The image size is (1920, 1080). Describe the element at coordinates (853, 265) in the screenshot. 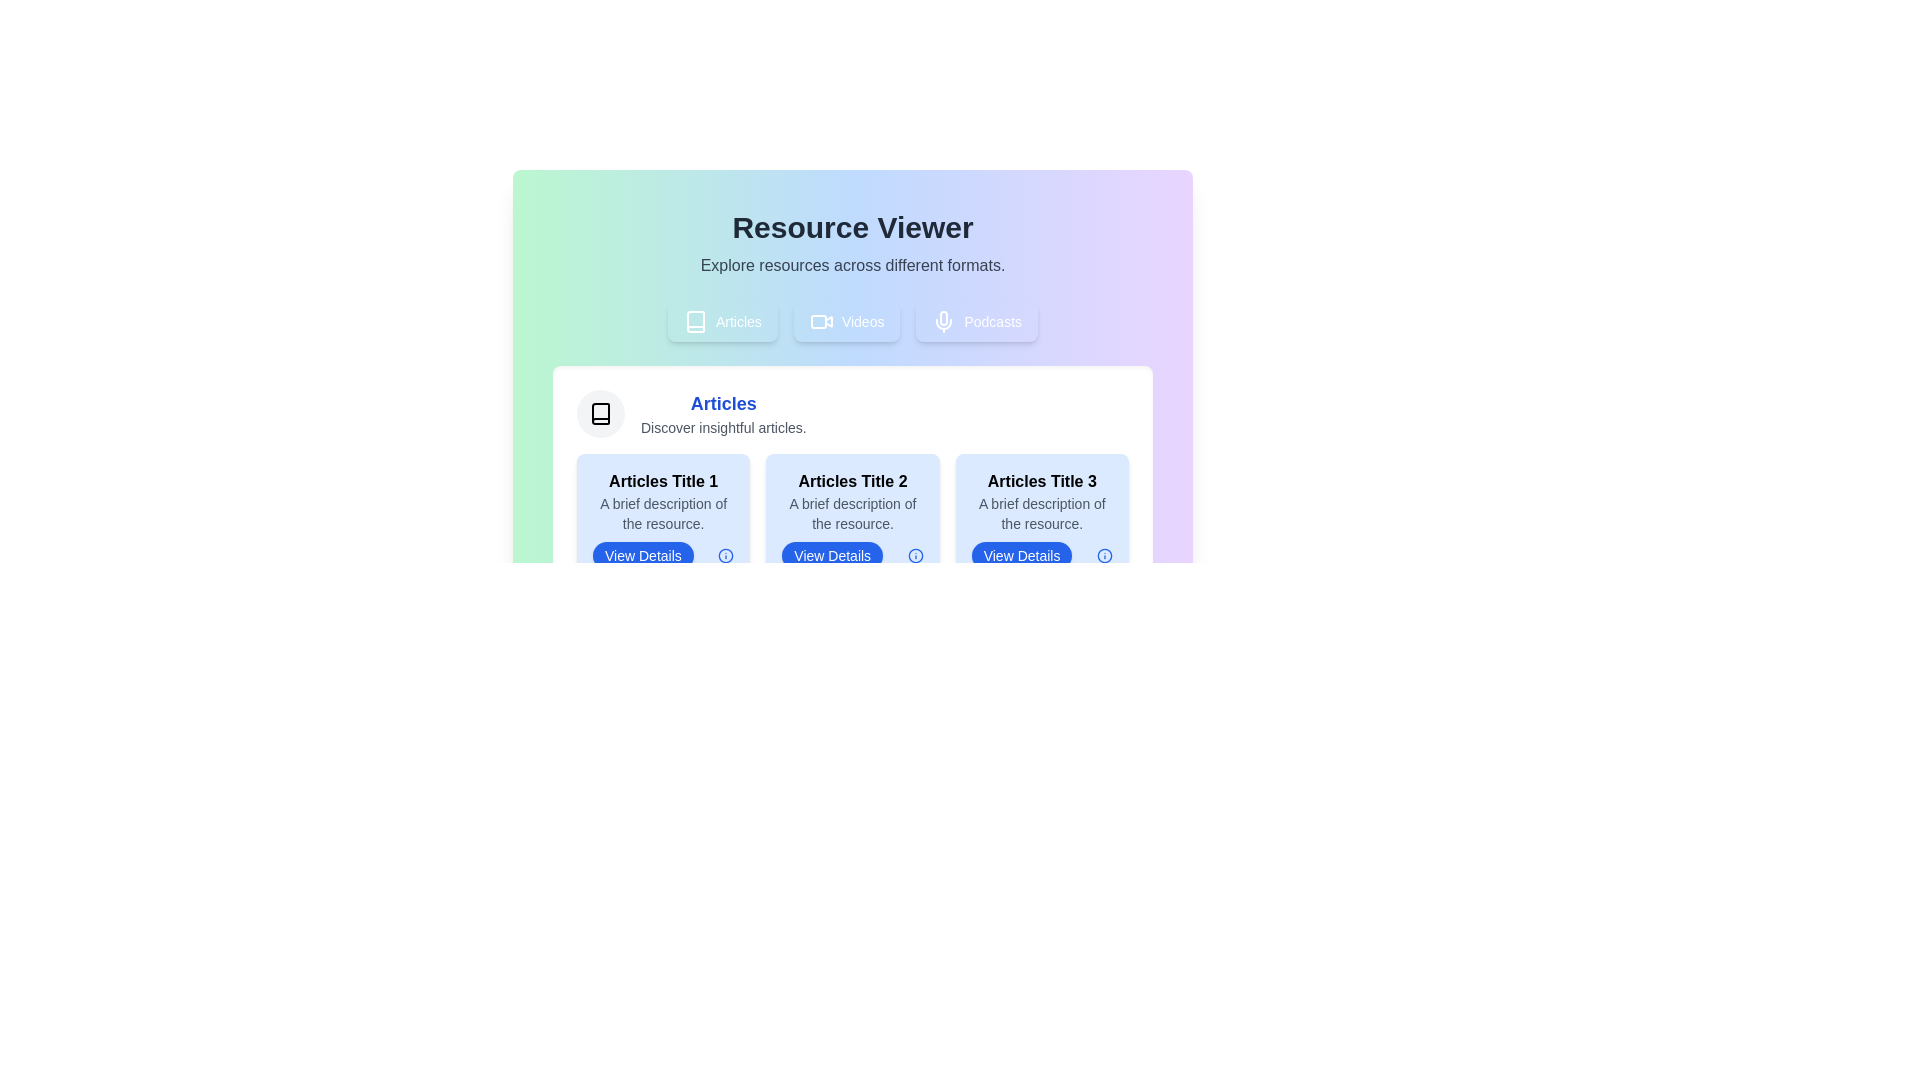

I see `the static text element that reads 'Explore resources across different formats.', which is located just beneath the heading 'Resource Viewer'` at that location.